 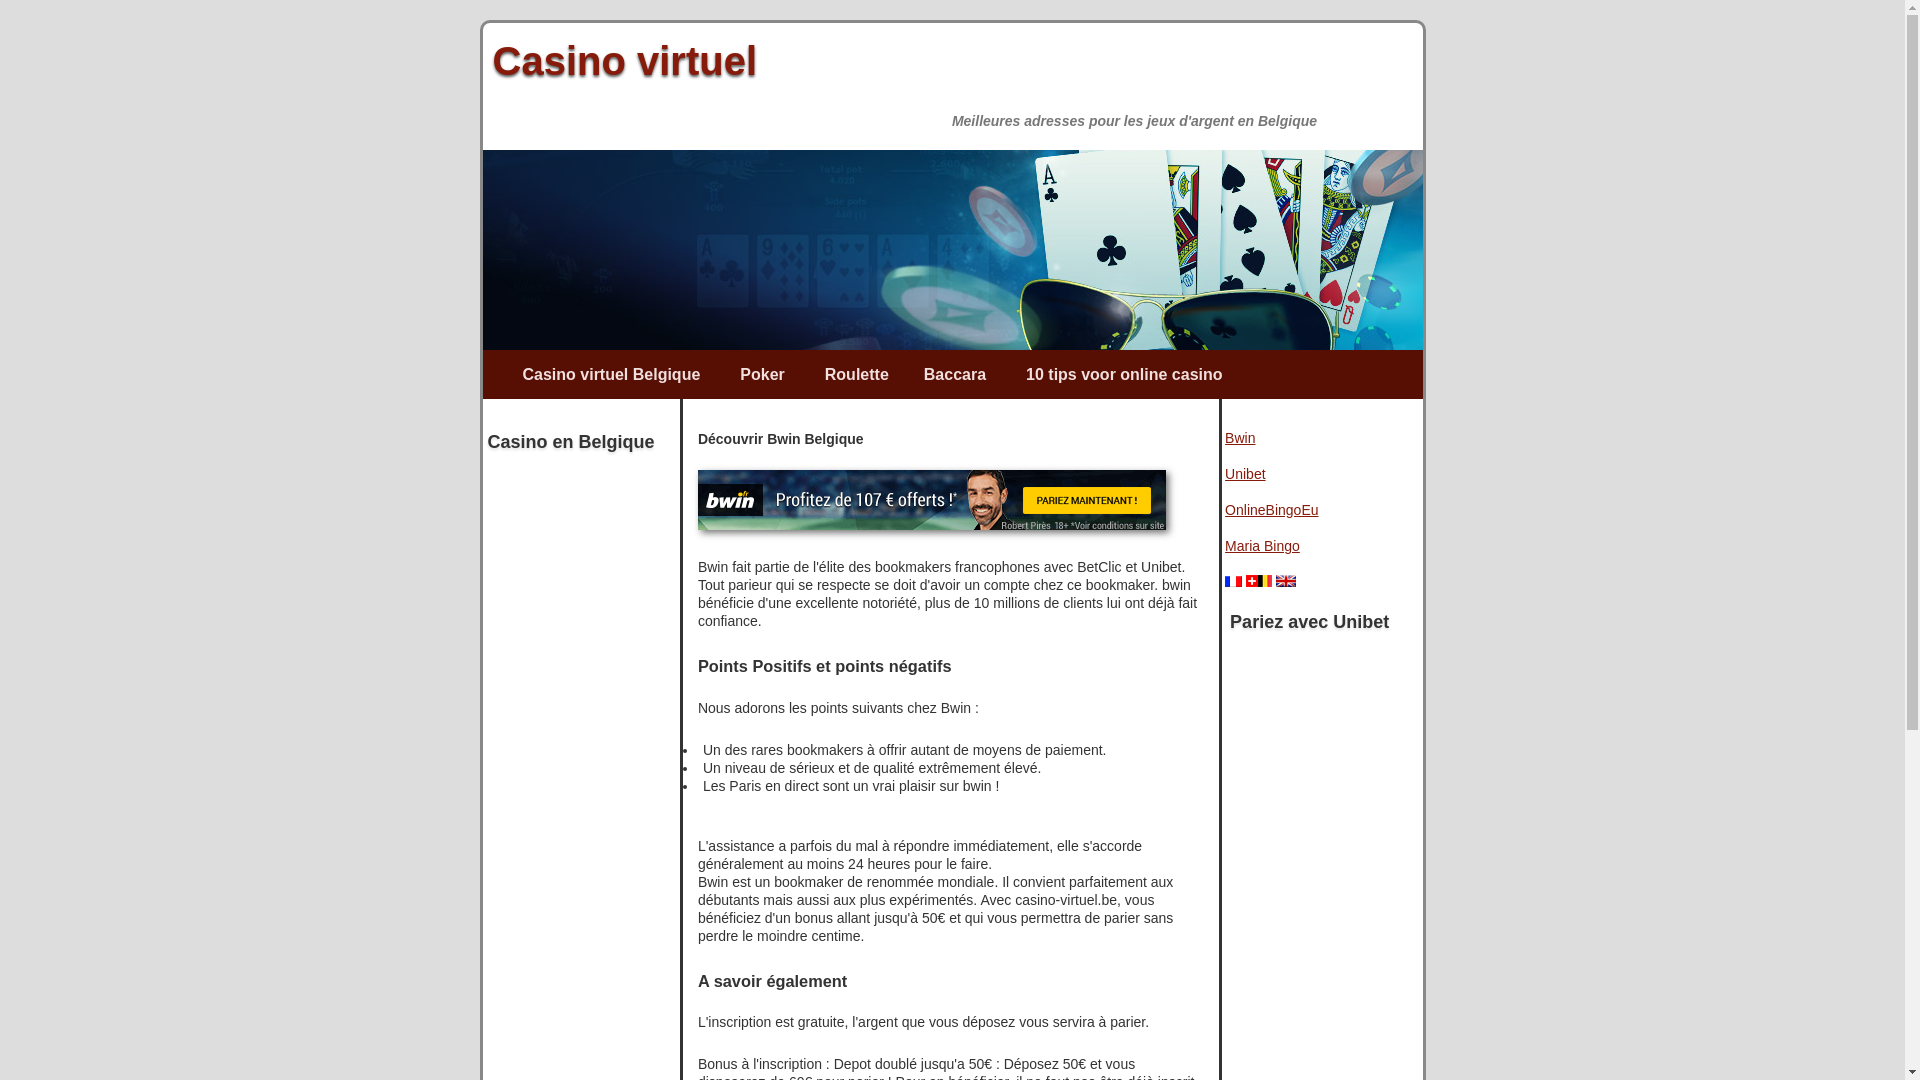 What do you see at coordinates (623, 60) in the screenshot?
I see `'Casino virtuel'` at bounding box center [623, 60].